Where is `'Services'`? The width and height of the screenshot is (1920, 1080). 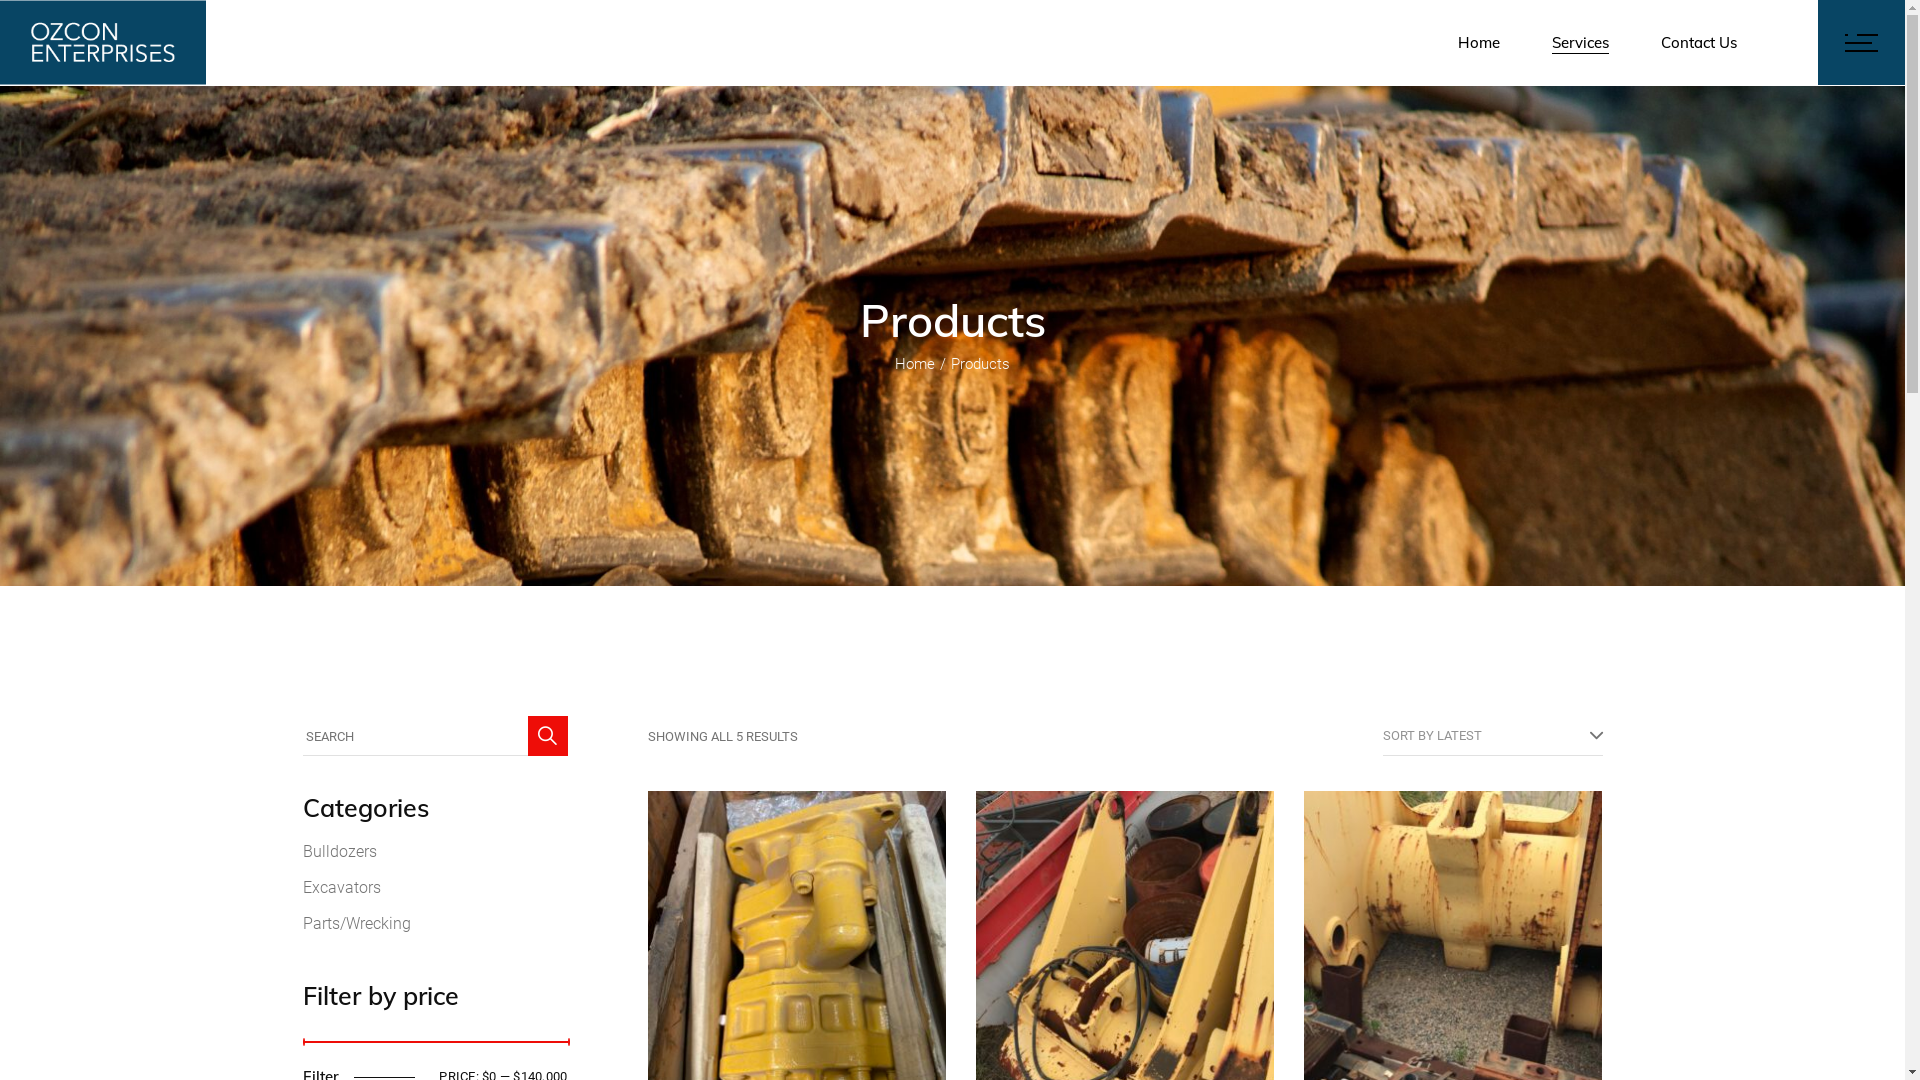
'Services' is located at coordinates (1579, 42).